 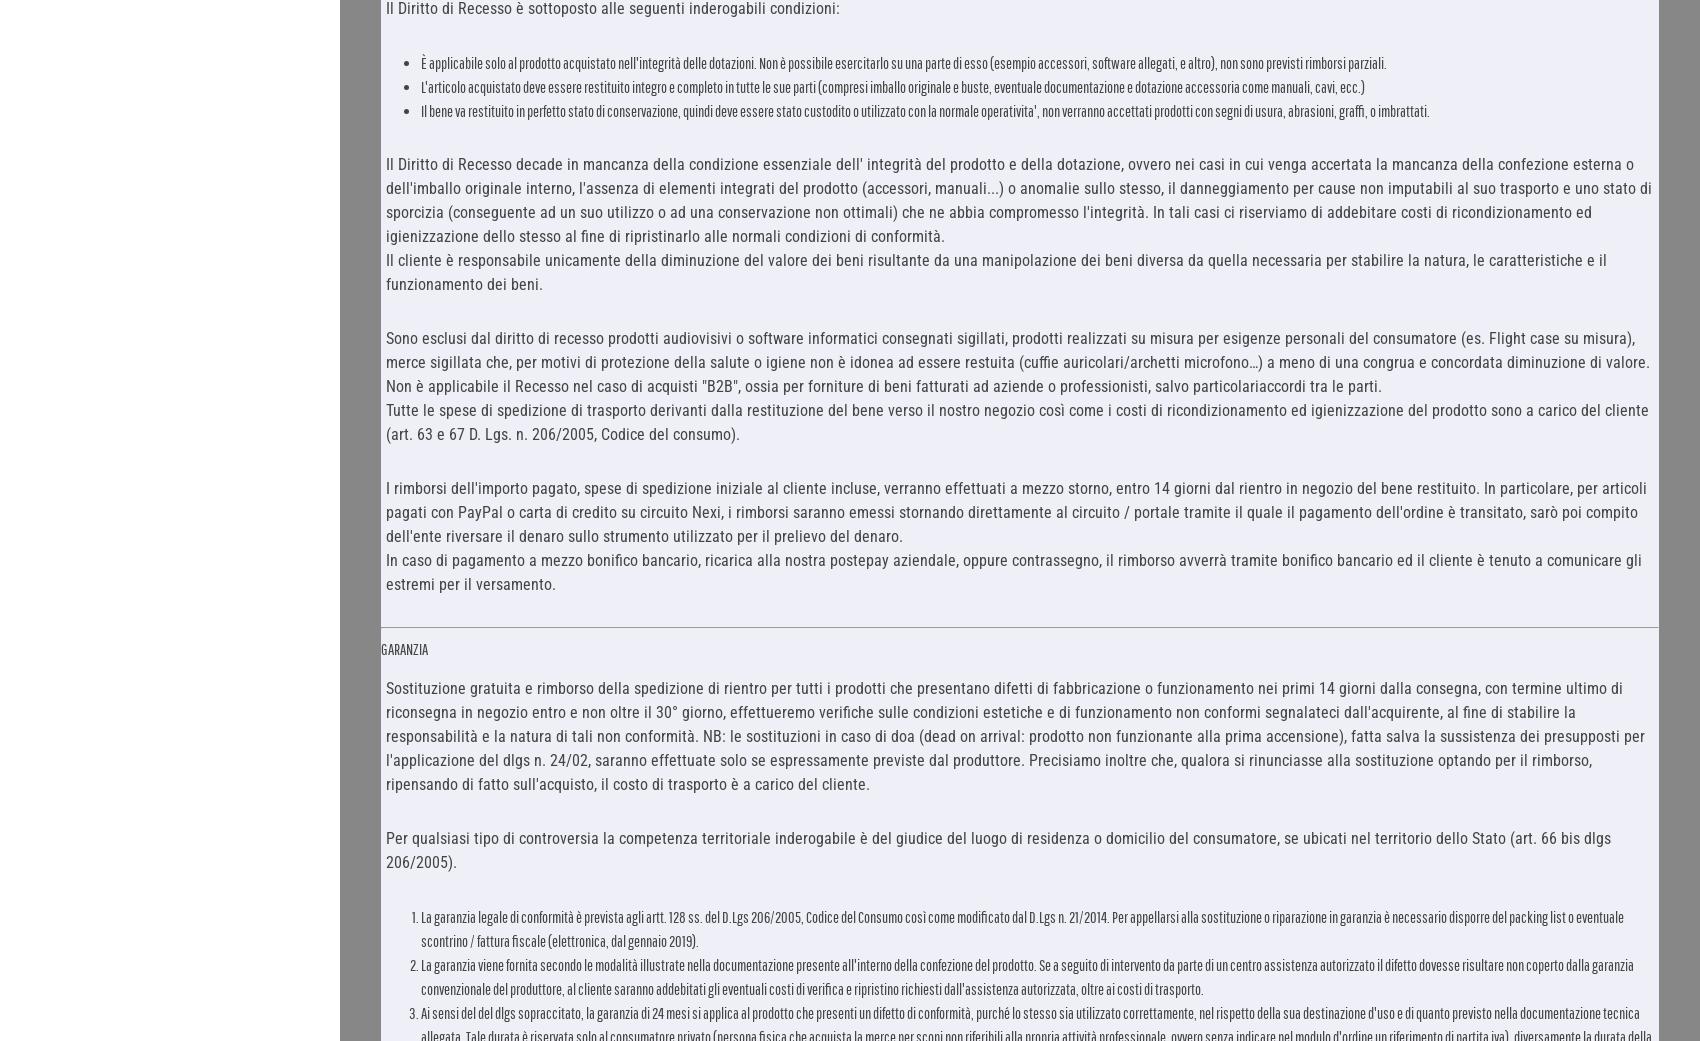 I want to click on 'I rimborsi dell'importo pagato, spese di spedizione iniziale al cliente incluse, verranno effettuati a mezzo storno, entro 14 giorni dal rientro in negozio del
bene restituito. In particolare, per articoli pagati con PayPal o carta di credito su circuito Nexi, i rimborsi saranno emessi stornando direttamente al circuito / portale tramite il quale il pagamento dell'ordine è transitato, sarò poi compito dell'ente riversare il denaro sullo strumento utilizzato per il prelievo del denaro.', so click(x=1014, y=510).